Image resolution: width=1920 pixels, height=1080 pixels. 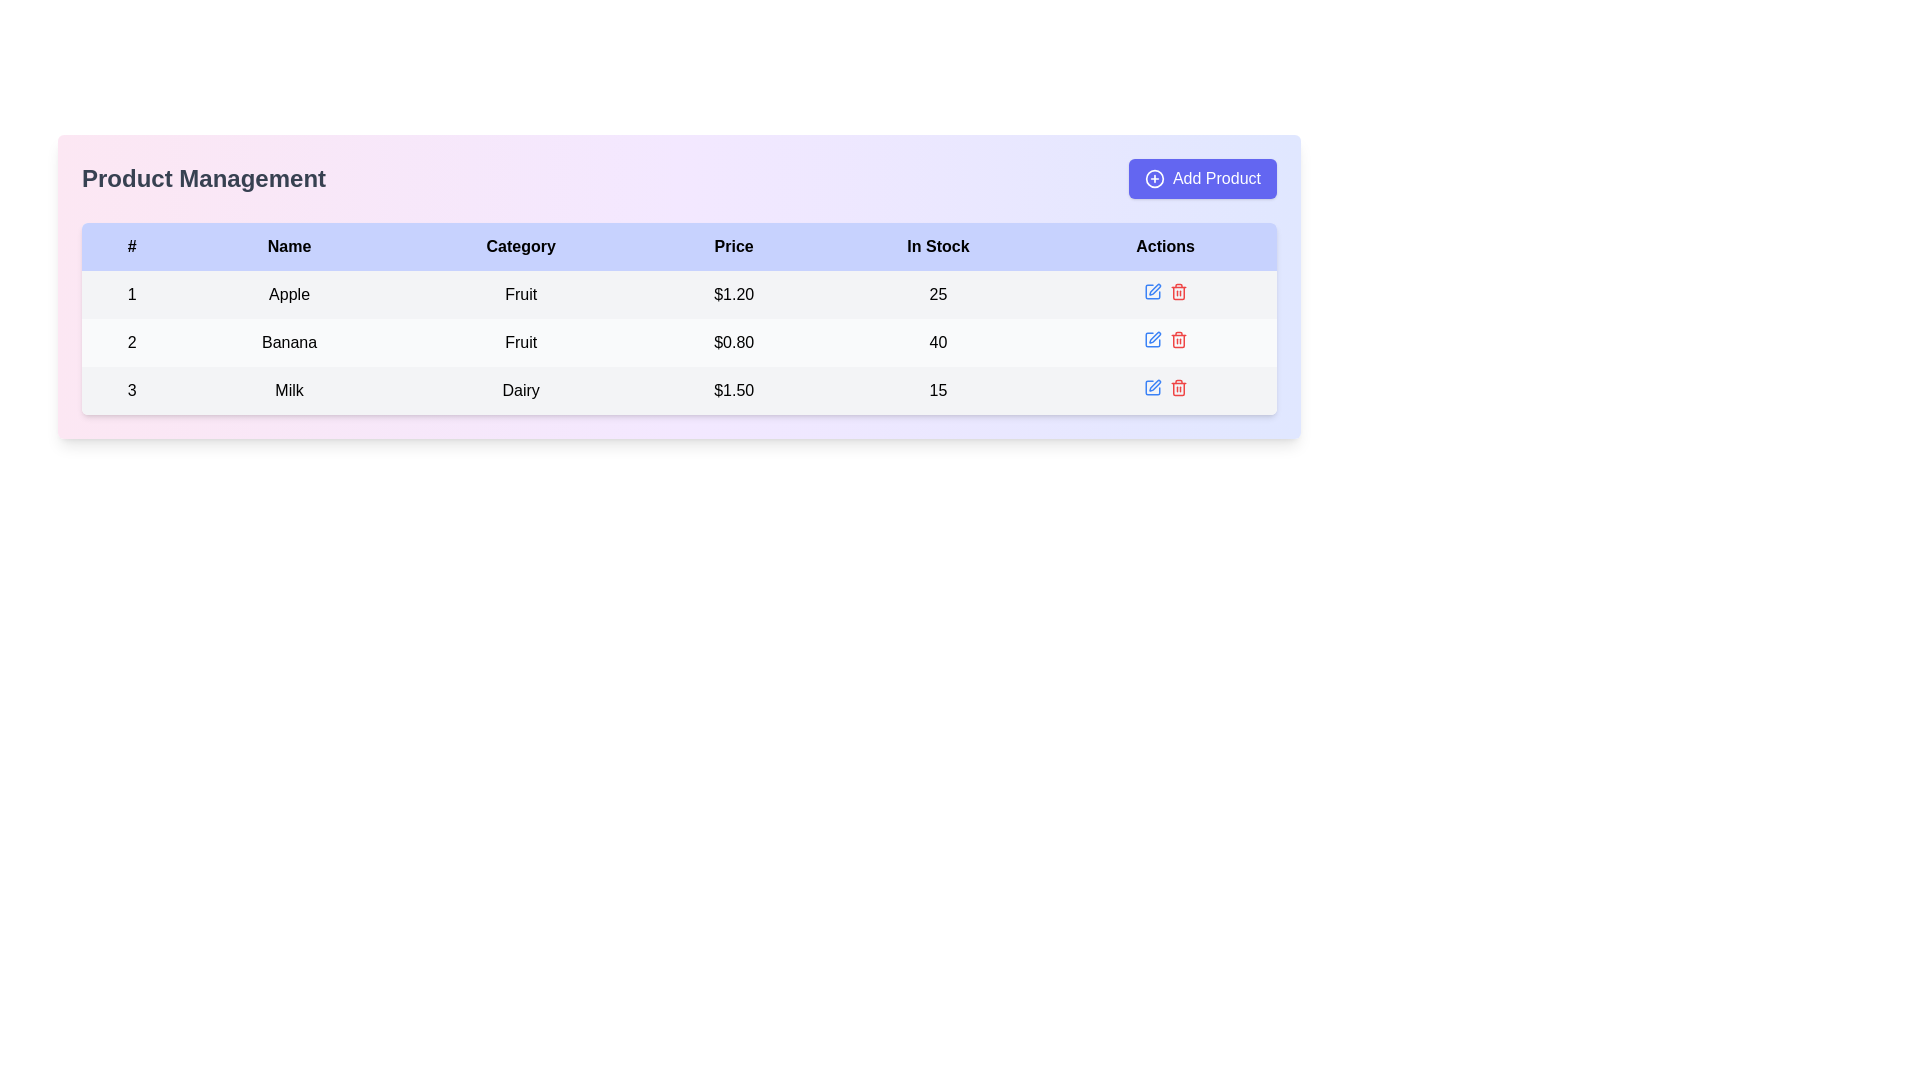 What do you see at coordinates (1154, 177) in the screenshot?
I see `the circular icon with a plus sign inside, which is located on the left side of the 'Add Product' button at the top-right corner of the interface` at bounding box center [1154, 177].